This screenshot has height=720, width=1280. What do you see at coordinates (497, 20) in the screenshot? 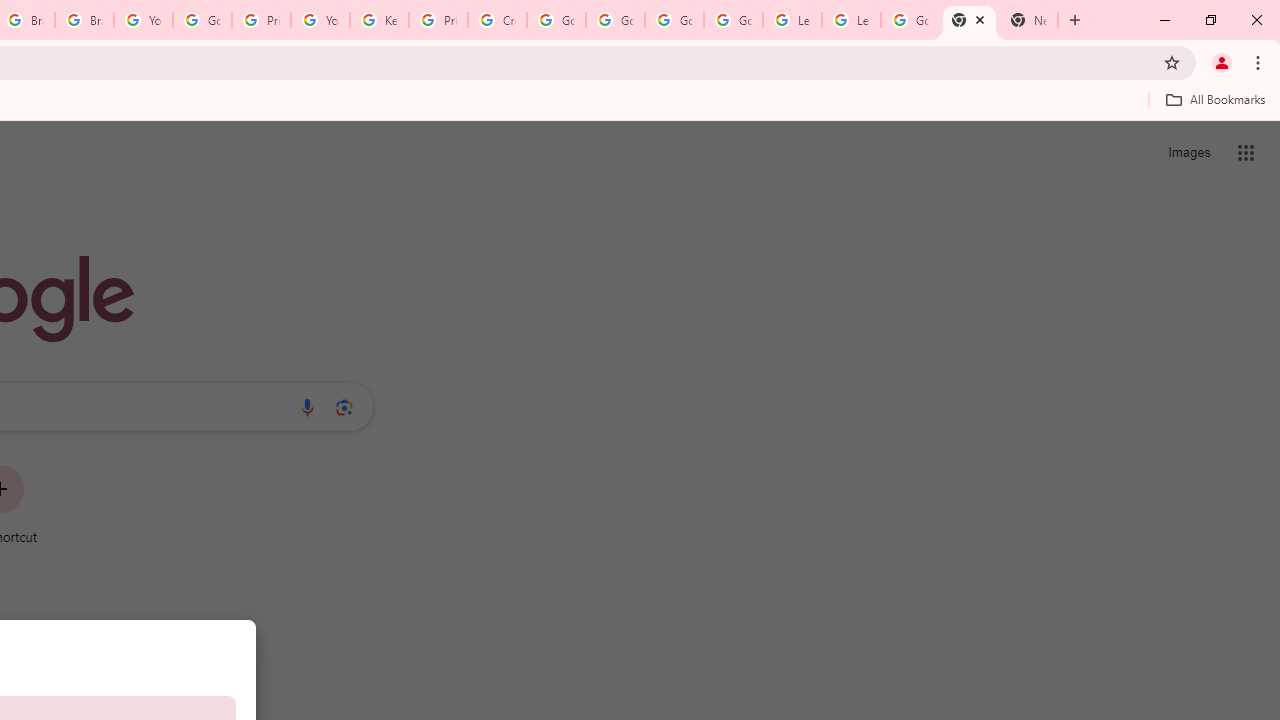
I see `'Create your Google Account'` at bounding box center [497, 20].